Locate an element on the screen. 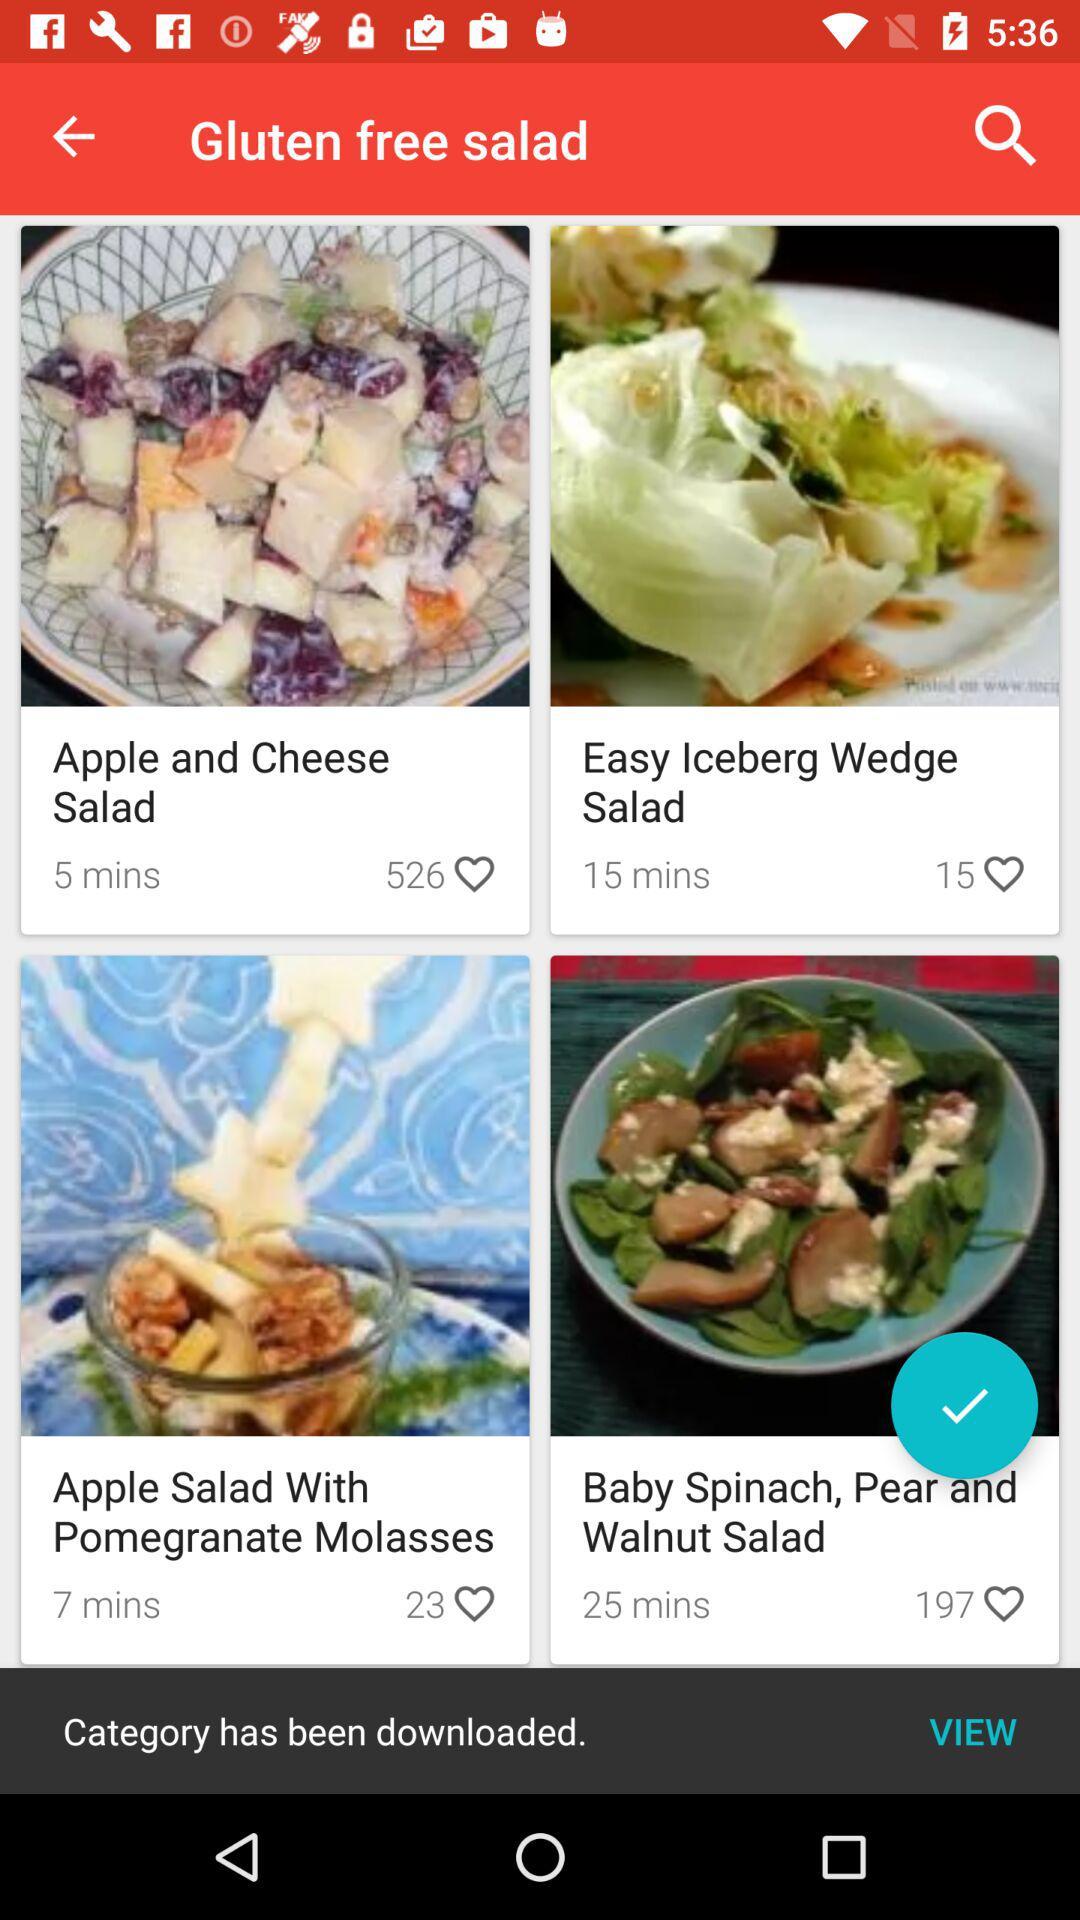 The height and width of the screenshot is (1920, 1080). the view is located at coordinates (972, 1730).